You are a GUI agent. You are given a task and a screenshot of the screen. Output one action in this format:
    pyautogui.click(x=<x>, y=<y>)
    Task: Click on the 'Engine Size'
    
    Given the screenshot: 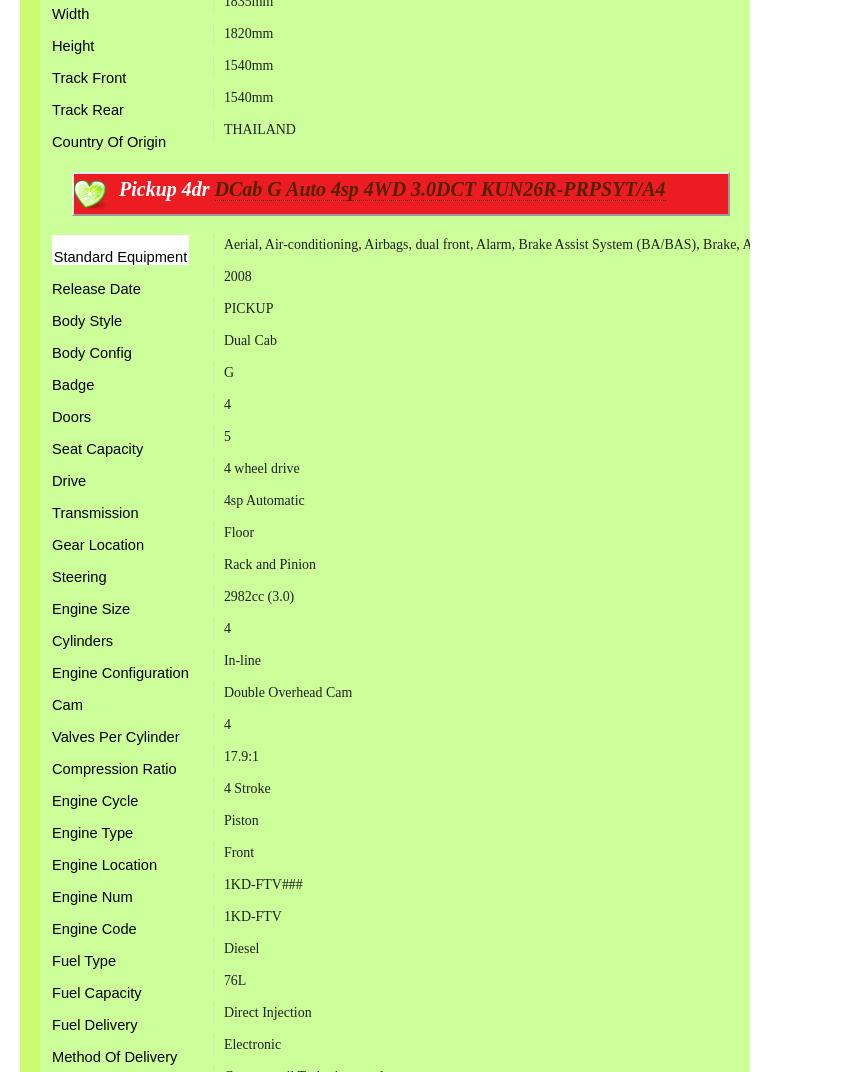 What is the action you would take?
    pyautogui.click(x=91, y=608)
    